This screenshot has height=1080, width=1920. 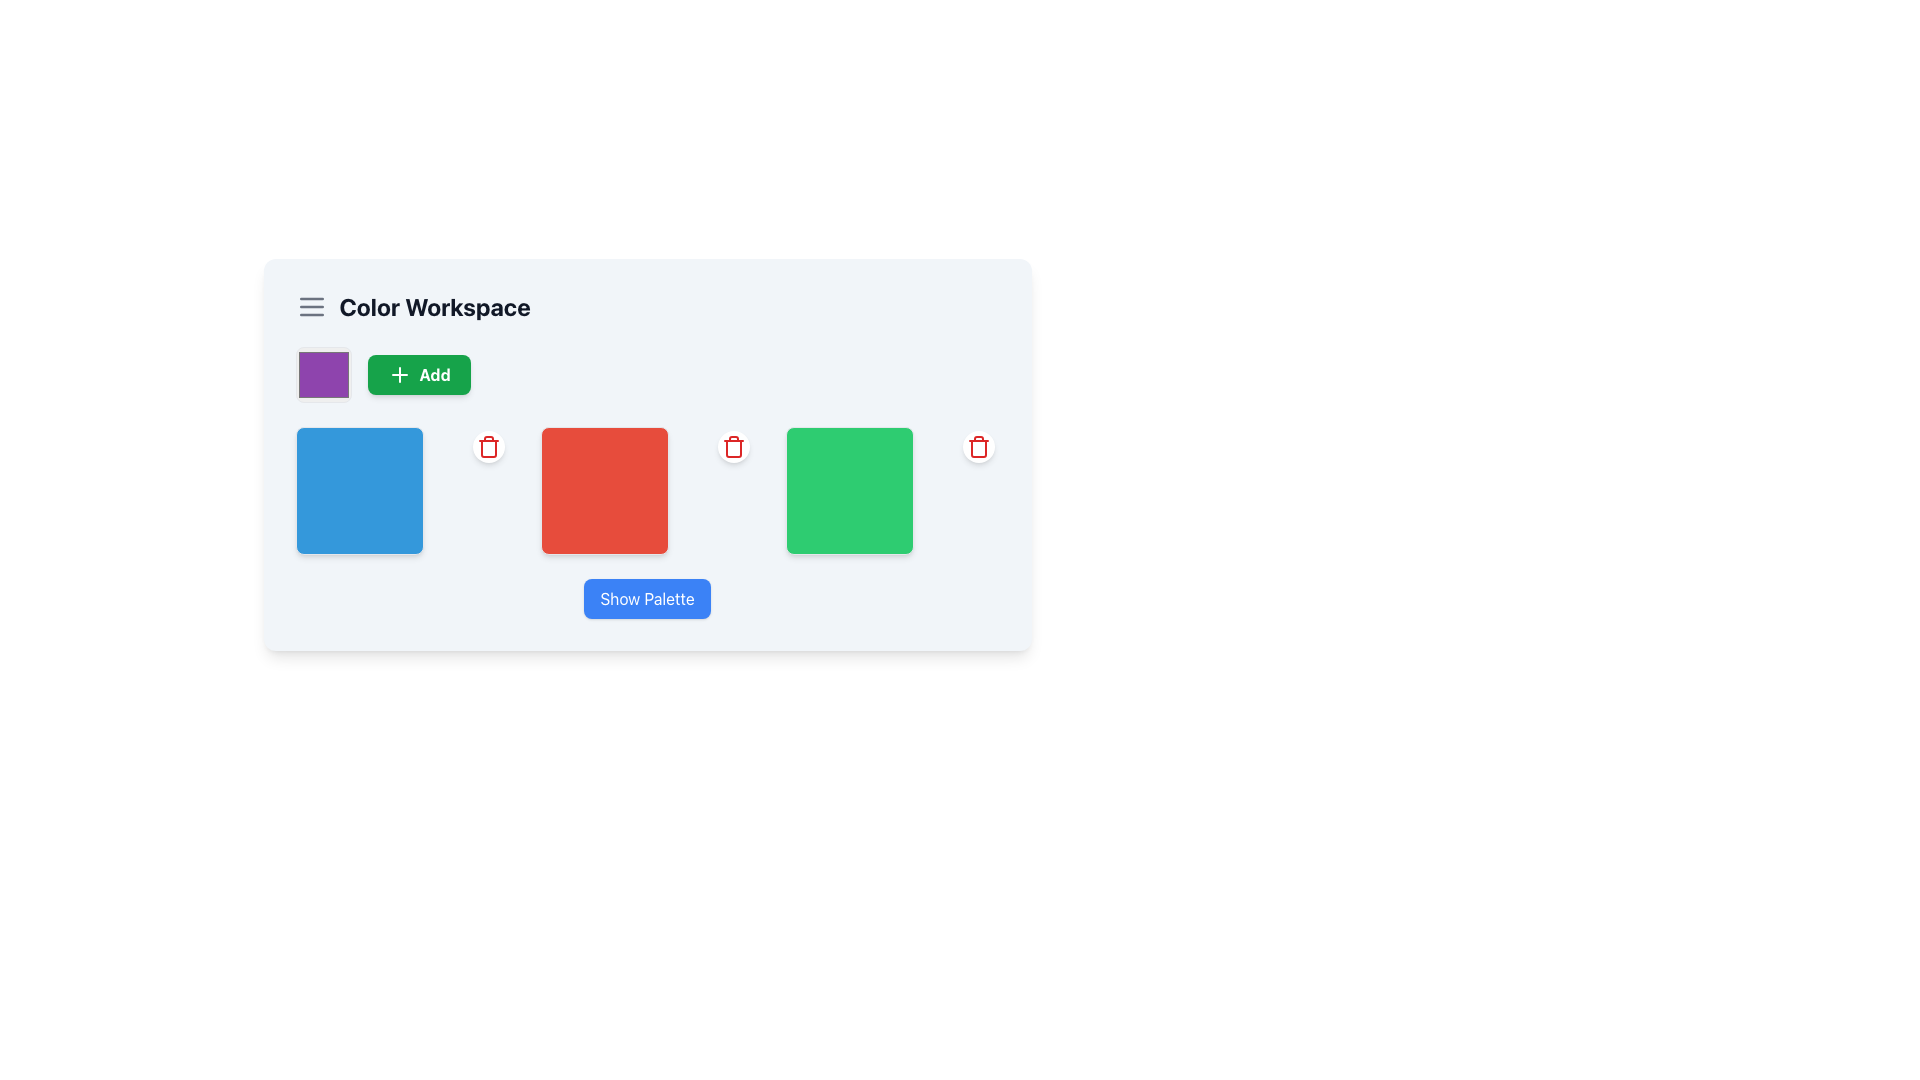 What do you see at coordinates (399, 374) in the screenshot?
I see `the small plus sign icon with a green background located to the left of the 'Add' button` at bounding box center [399, 374].